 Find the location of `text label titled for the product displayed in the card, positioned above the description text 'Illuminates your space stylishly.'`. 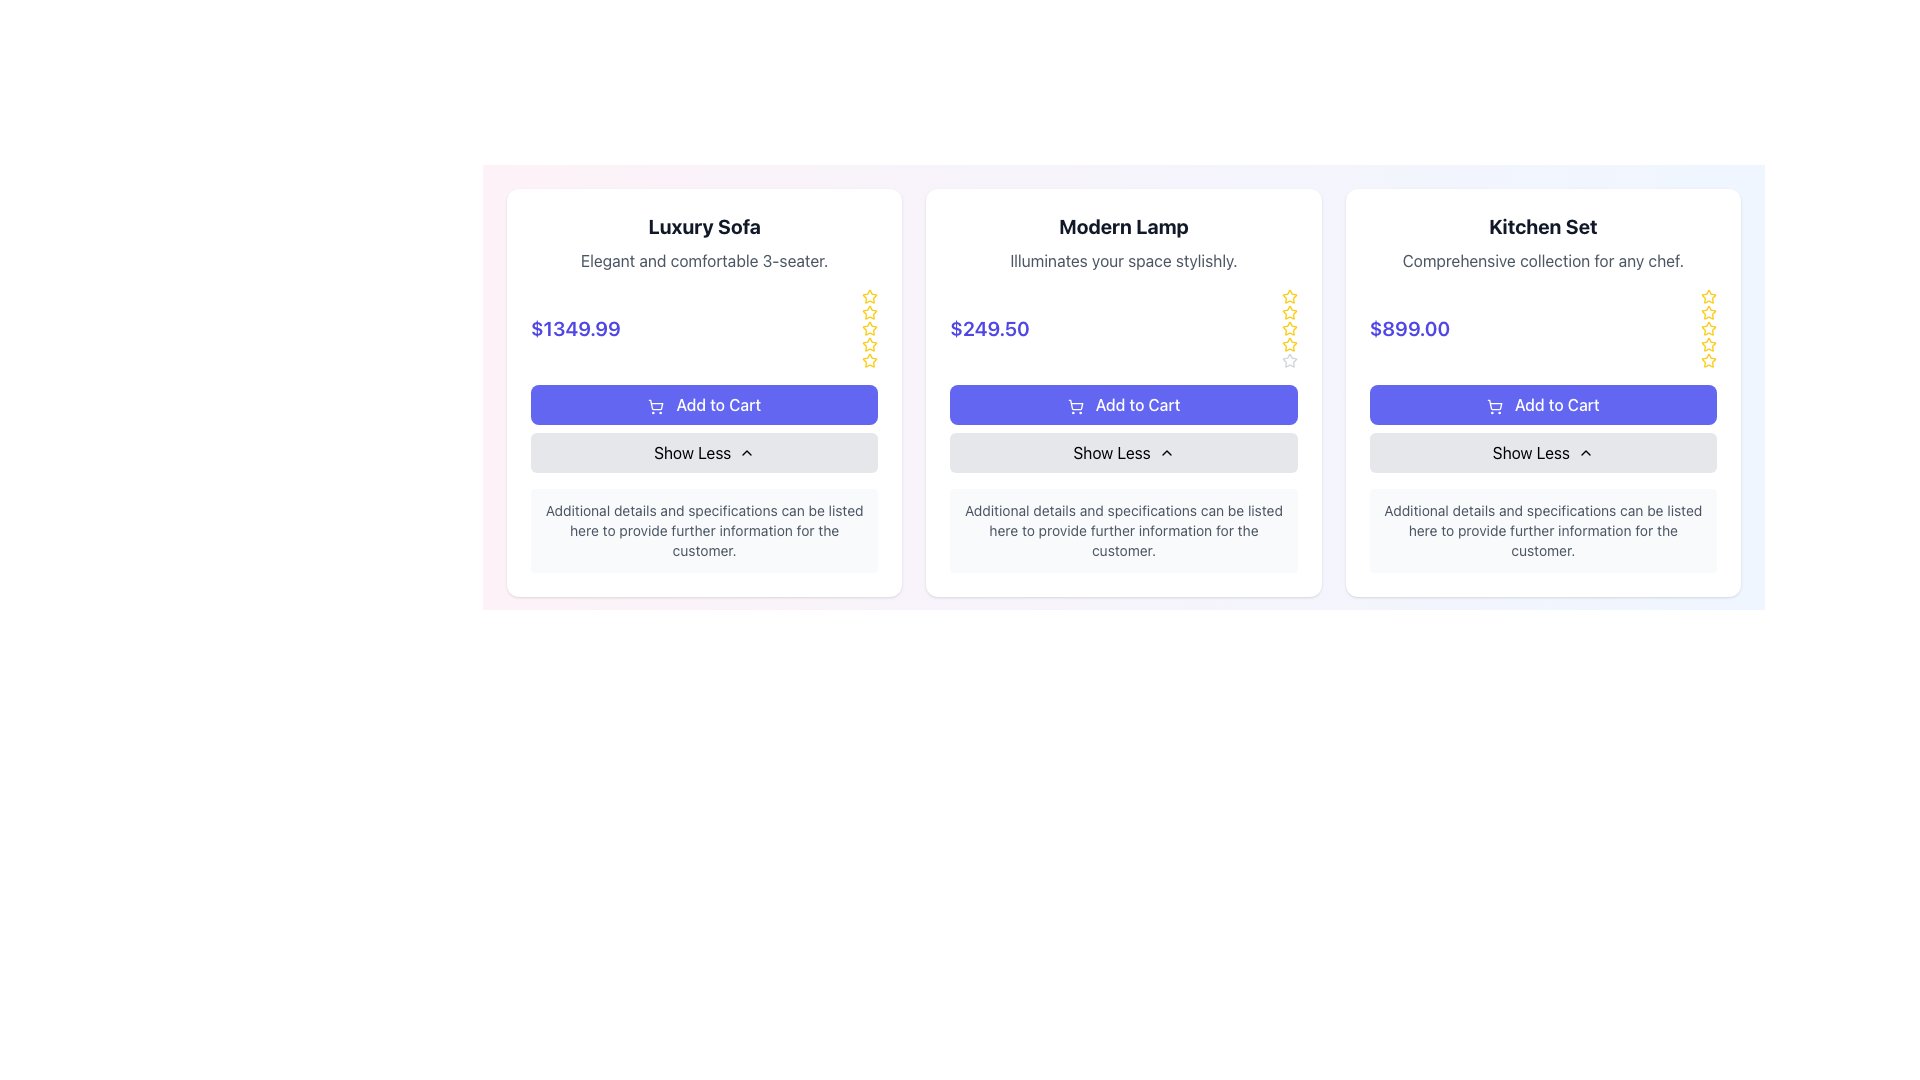

text label titled for the product displayed in the card, positioned above the description text 'Illuminates your space stylishly.' is located at coordinates (1123, 226).